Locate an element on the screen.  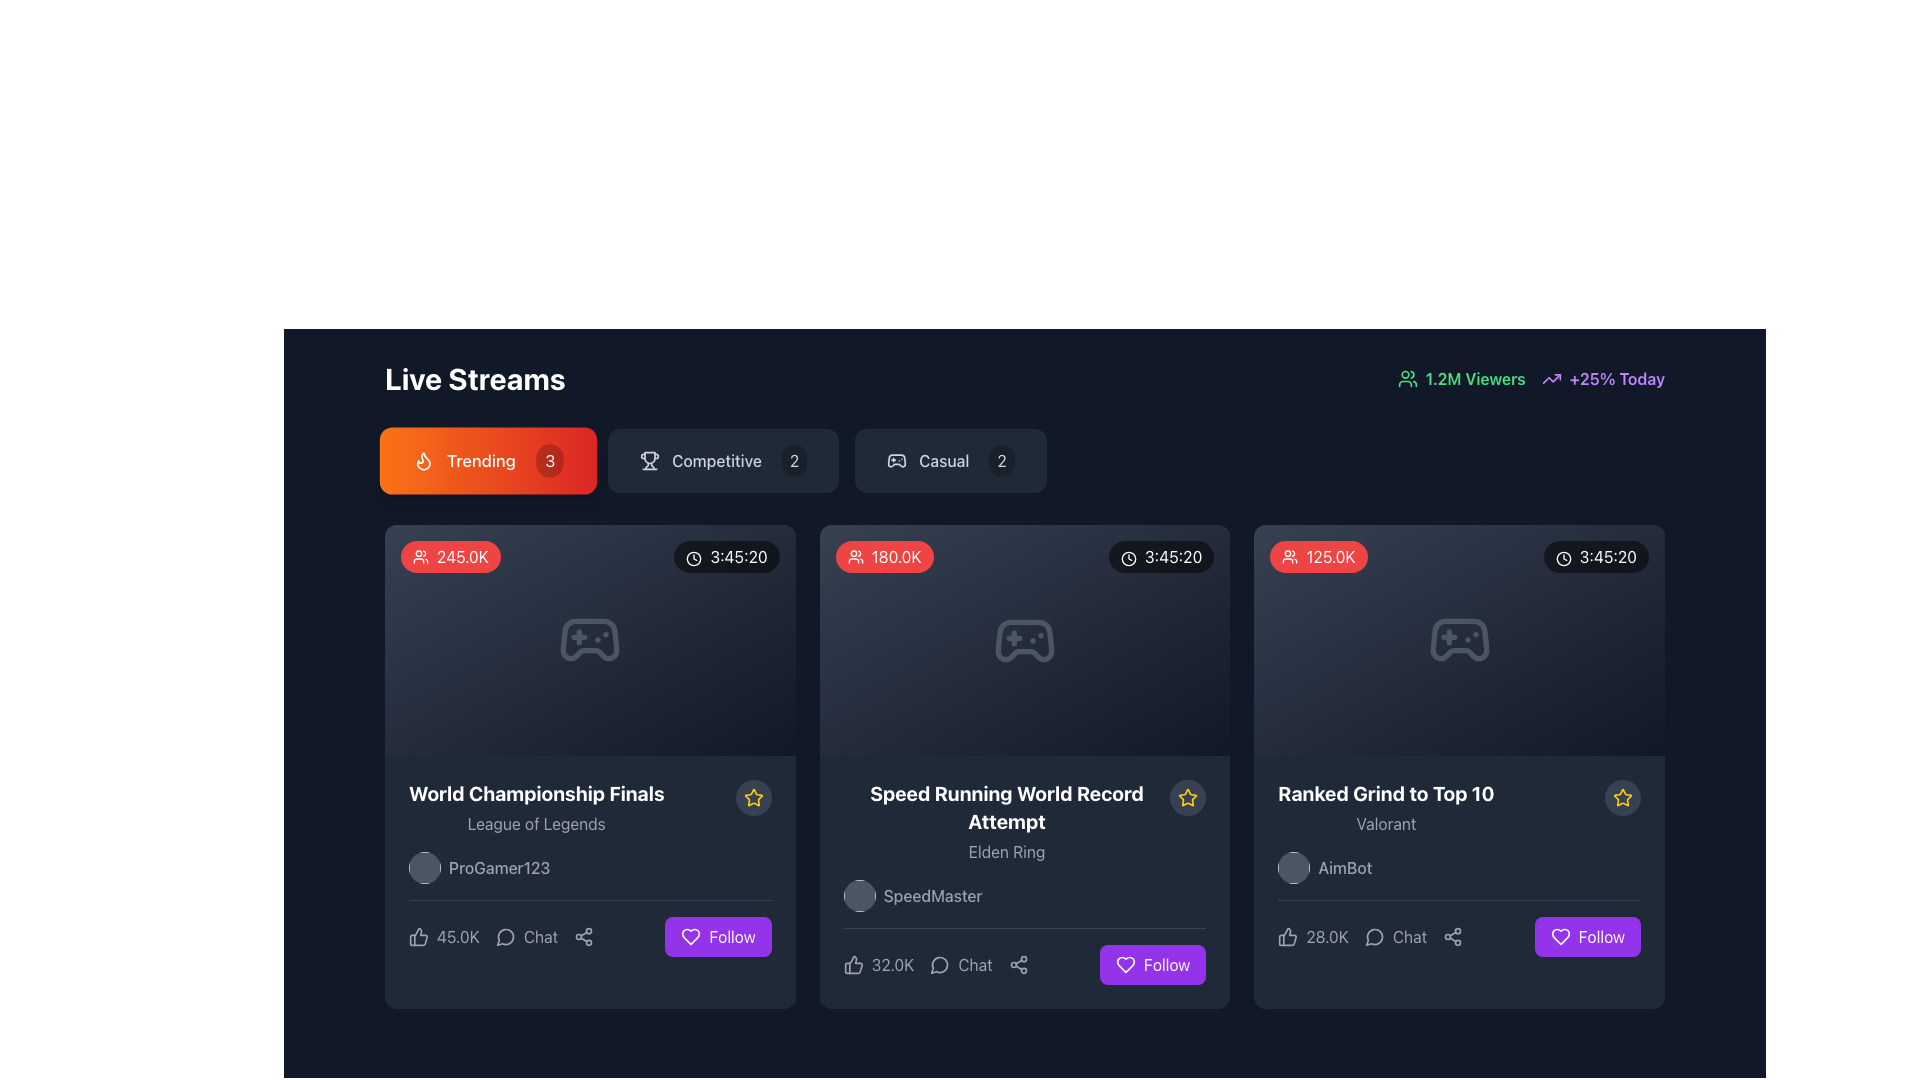
the game controller icon located at the top section of the 'Ranked Grind to Top 10' card in the 'Live Streams' section is located at coordinates (1459, 640).